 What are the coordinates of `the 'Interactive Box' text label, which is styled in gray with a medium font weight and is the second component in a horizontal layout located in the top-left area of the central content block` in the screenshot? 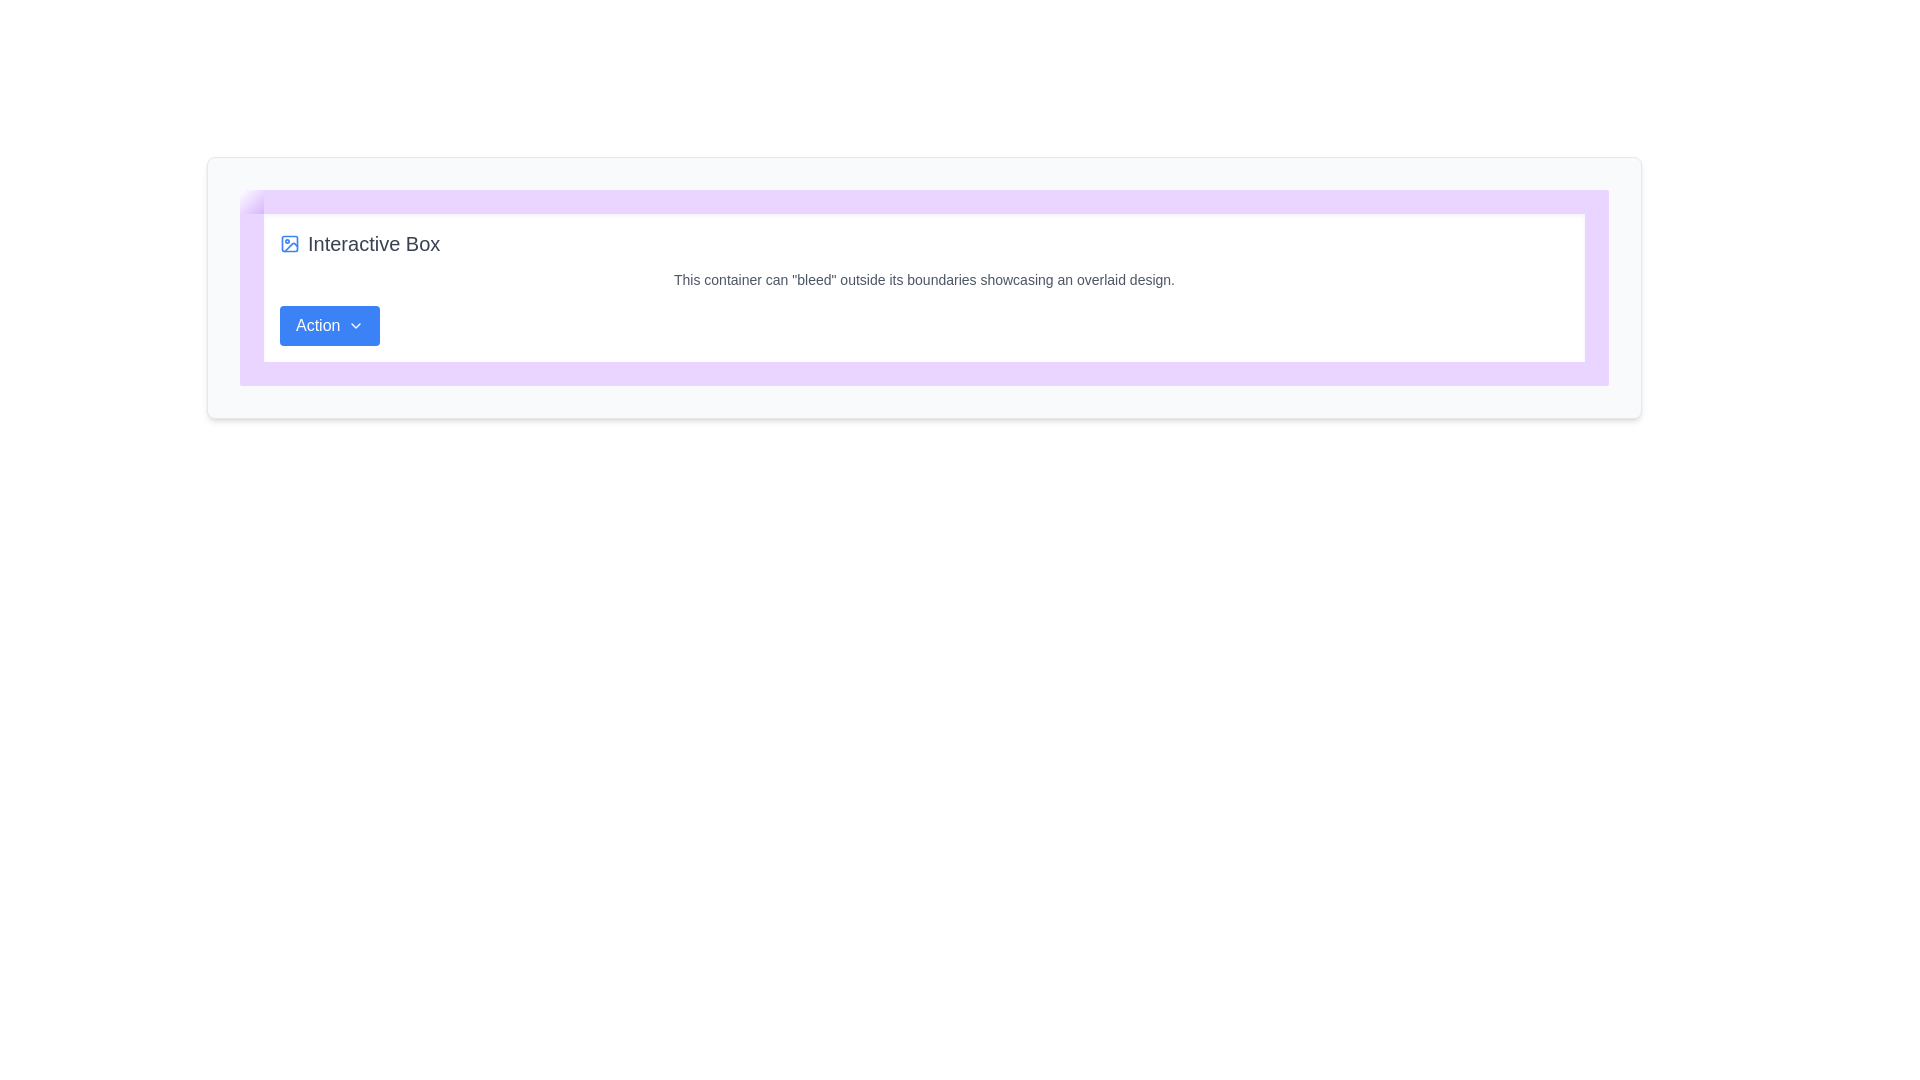 It's located at (374, 242).